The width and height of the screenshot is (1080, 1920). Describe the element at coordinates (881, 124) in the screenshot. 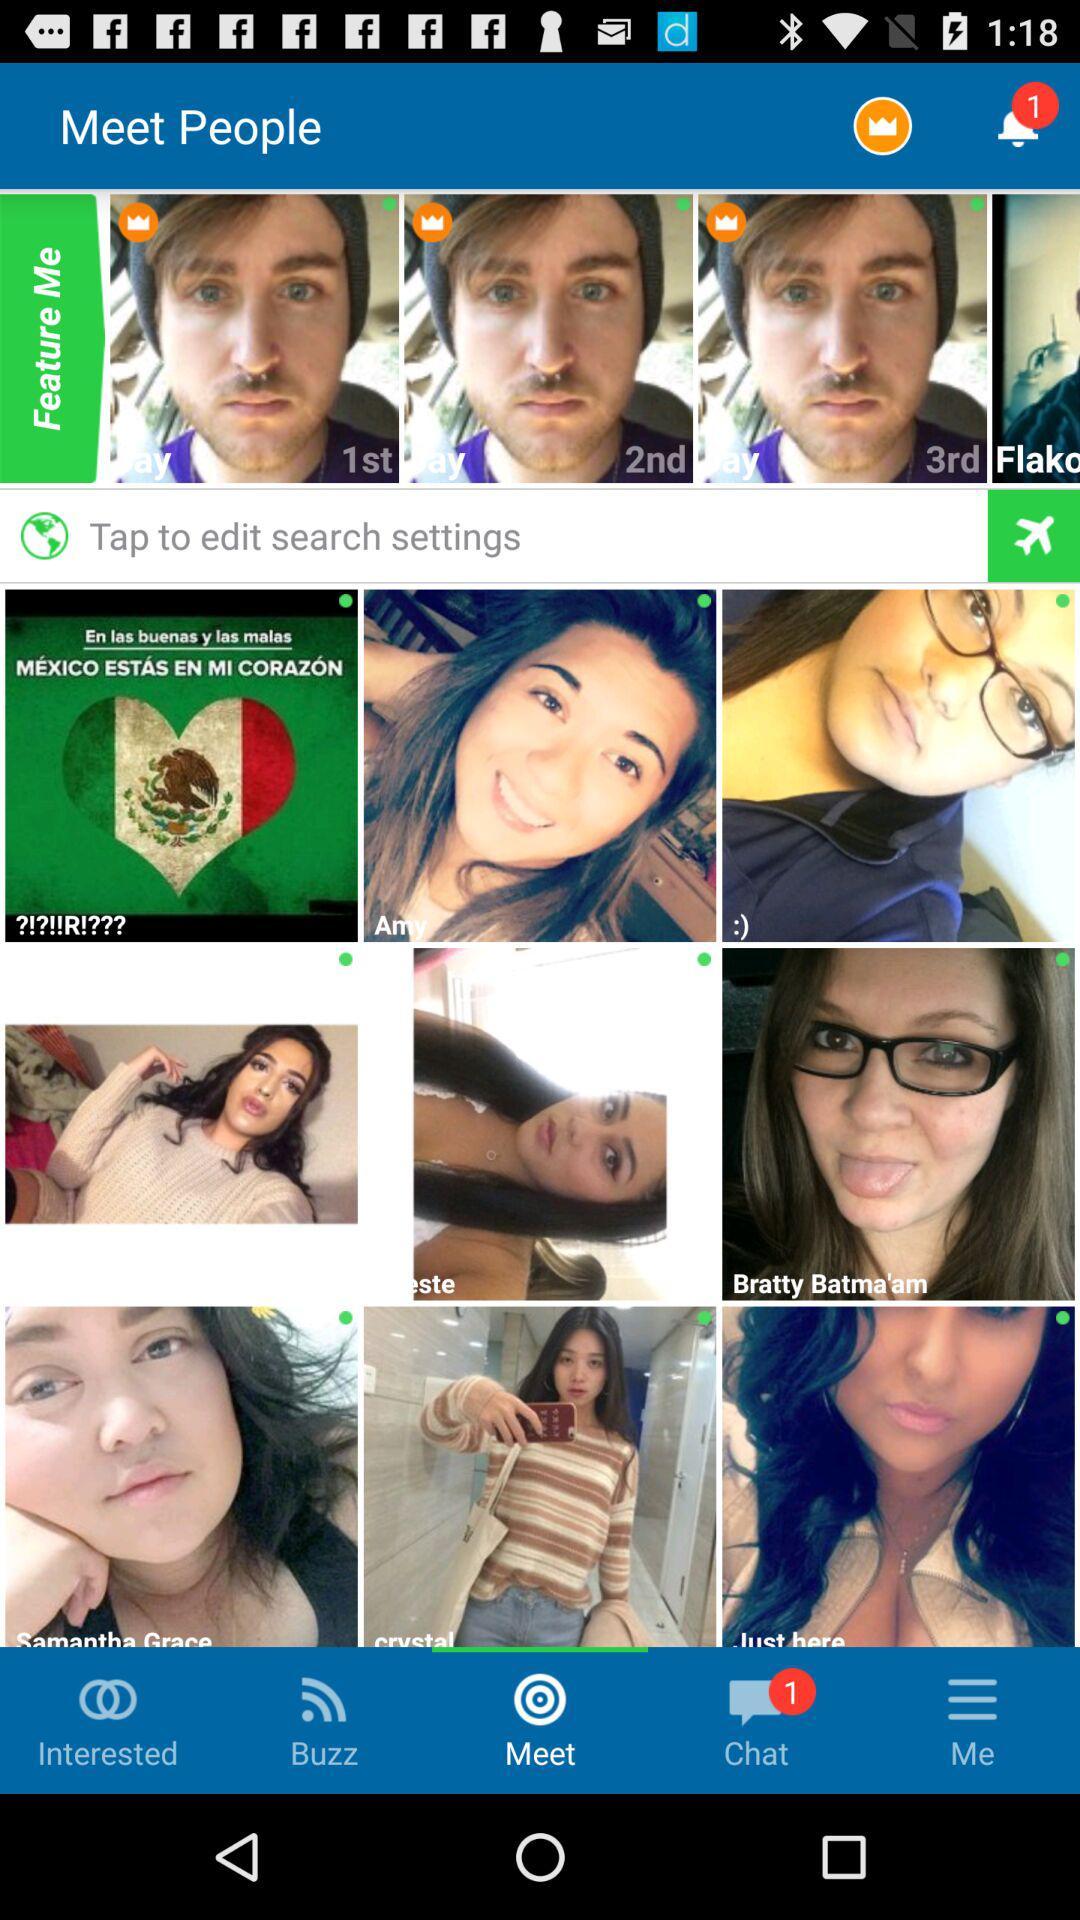

I see `icon on the right side of meet people` at that location.